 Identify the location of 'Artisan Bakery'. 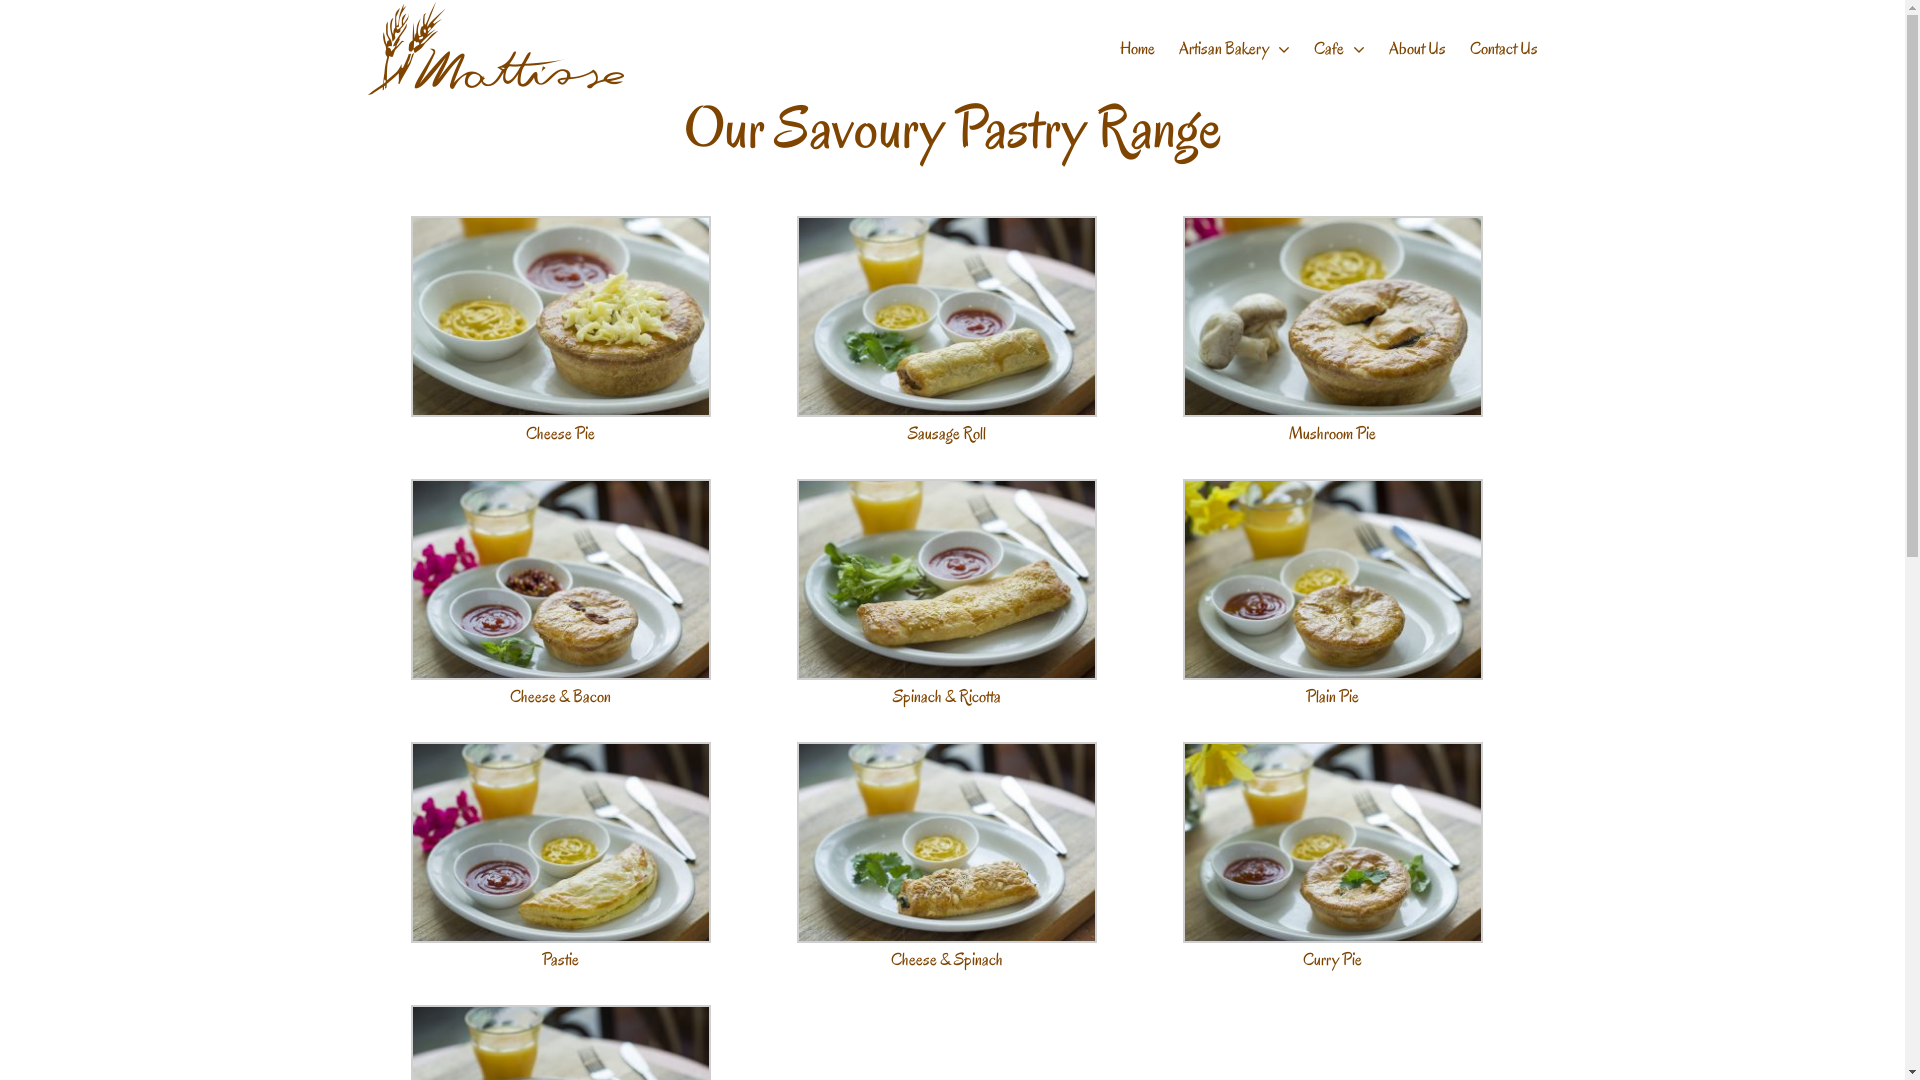
(1177, 48).